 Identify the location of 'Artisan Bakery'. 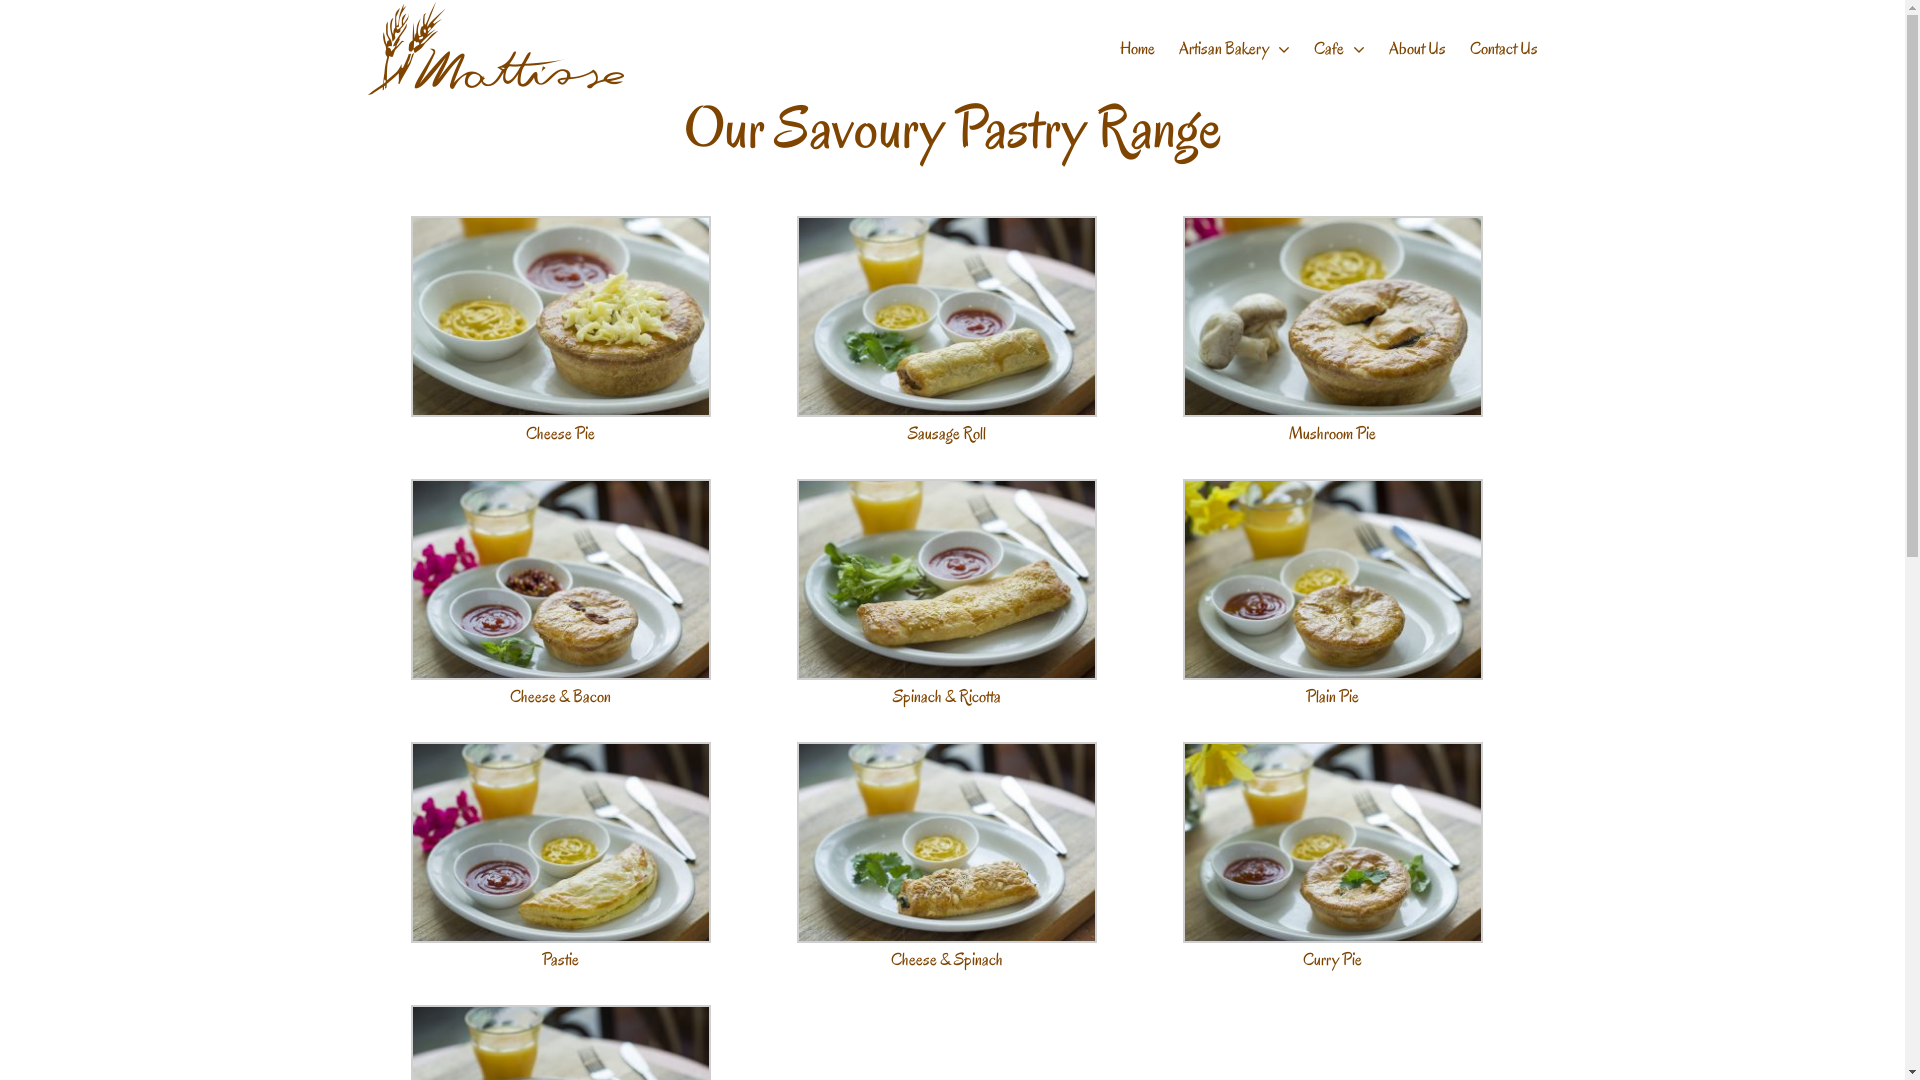
(1177, 48).